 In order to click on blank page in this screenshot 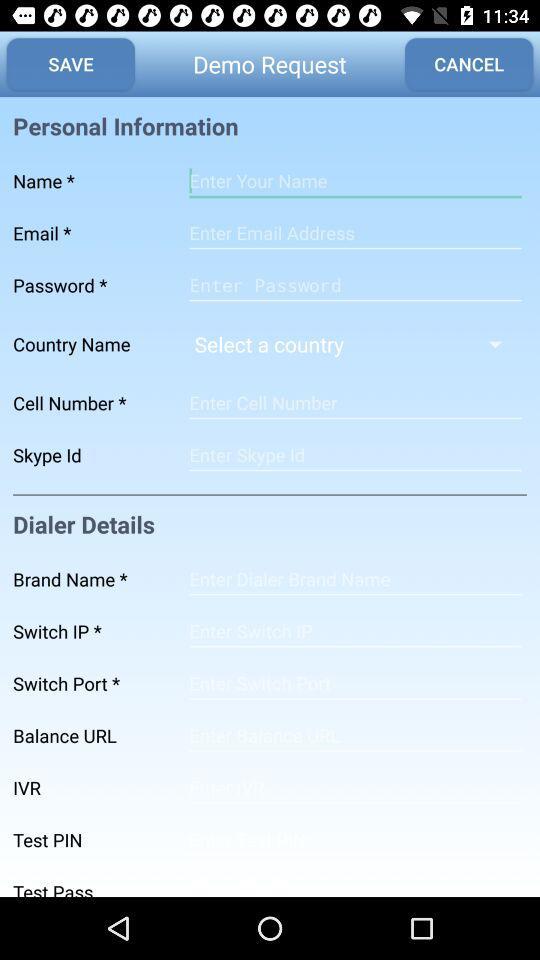, I will do `click(354, 630)`.